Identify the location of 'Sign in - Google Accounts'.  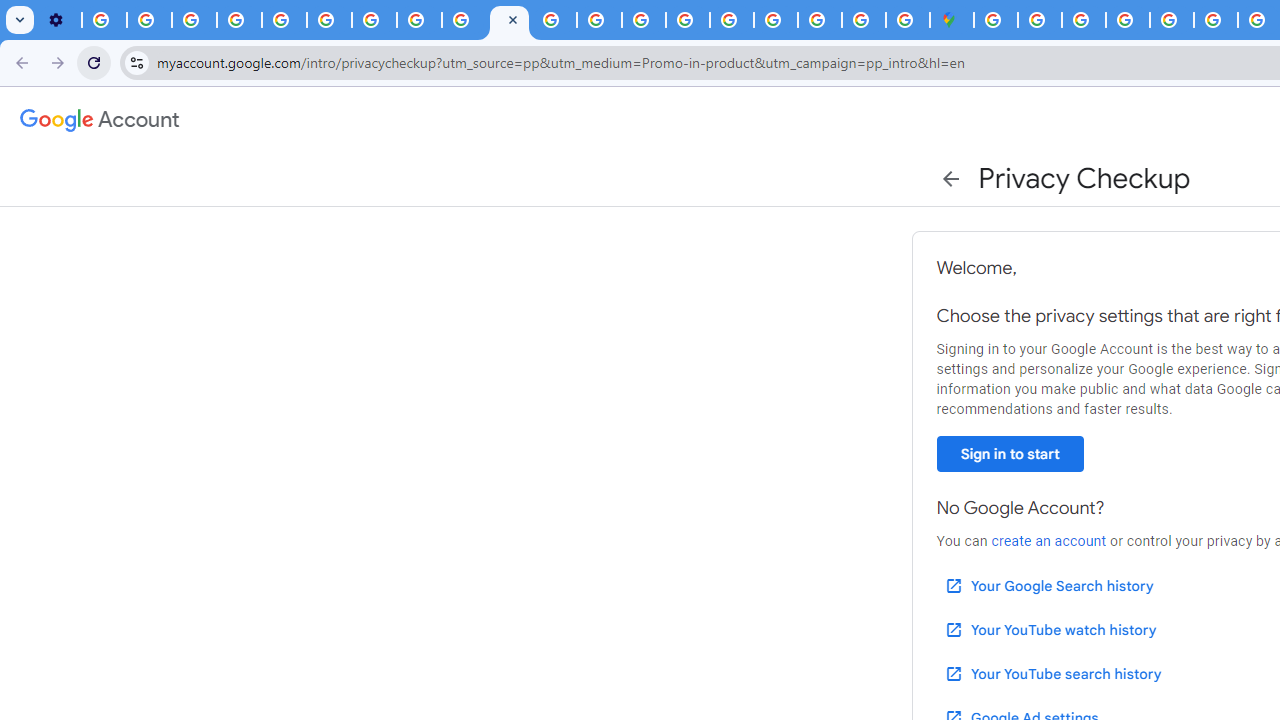
(1040, 20).